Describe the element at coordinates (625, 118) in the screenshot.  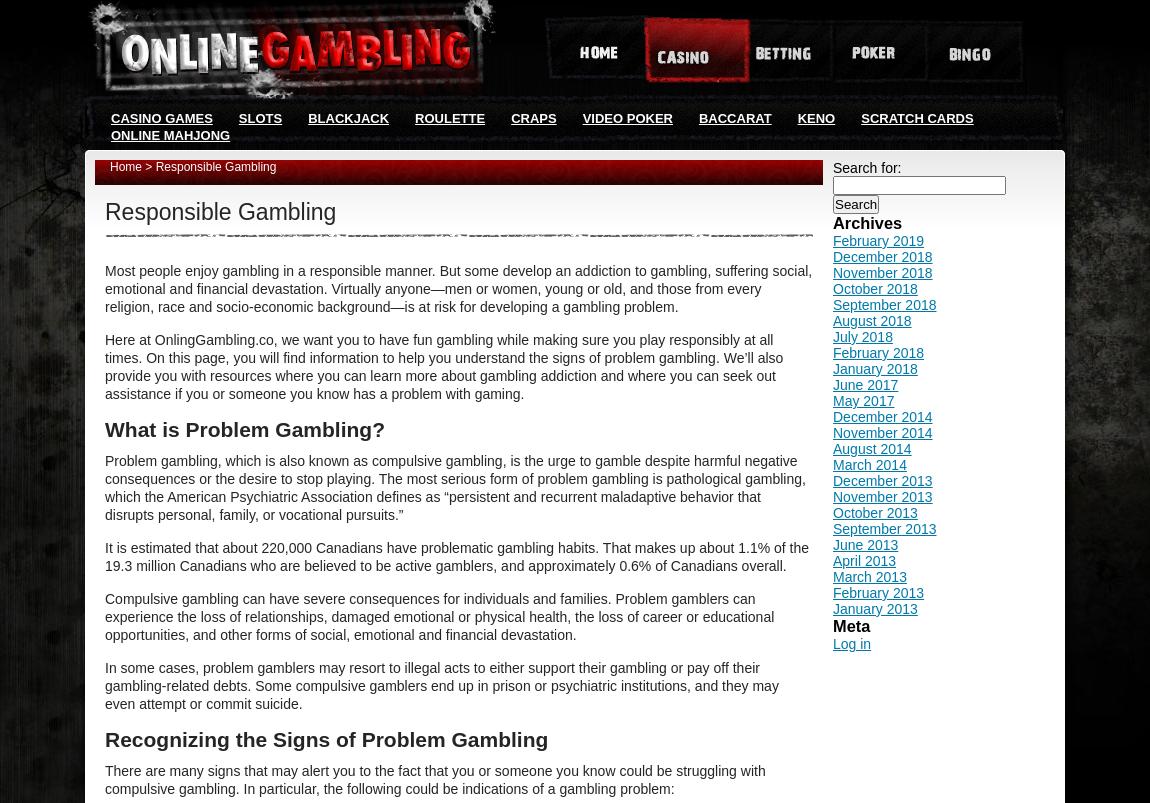
I see `'Video Poker'` at that location.